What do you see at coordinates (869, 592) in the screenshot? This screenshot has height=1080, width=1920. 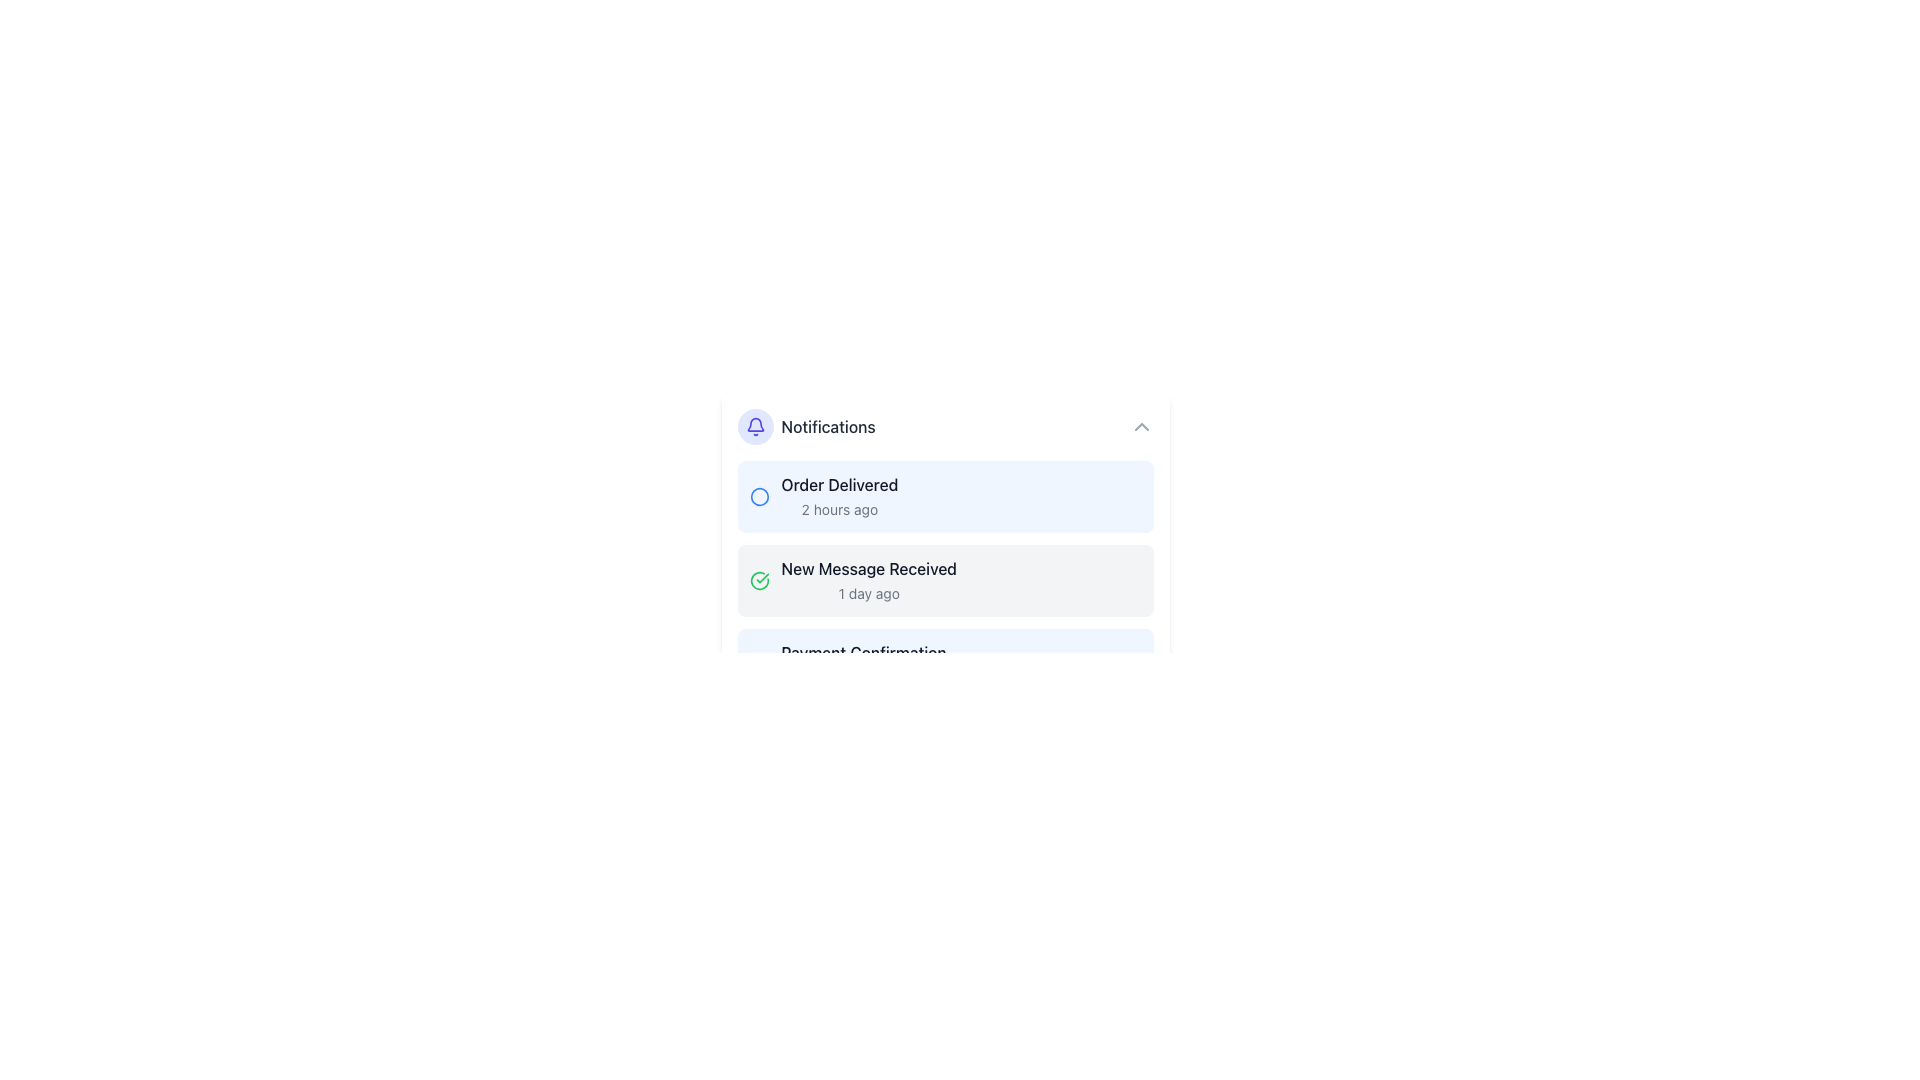 I see `timestamp information displayed as '1 day ago', located directly under the bold text 'New Message Received'` at bounding box center [869, 592].